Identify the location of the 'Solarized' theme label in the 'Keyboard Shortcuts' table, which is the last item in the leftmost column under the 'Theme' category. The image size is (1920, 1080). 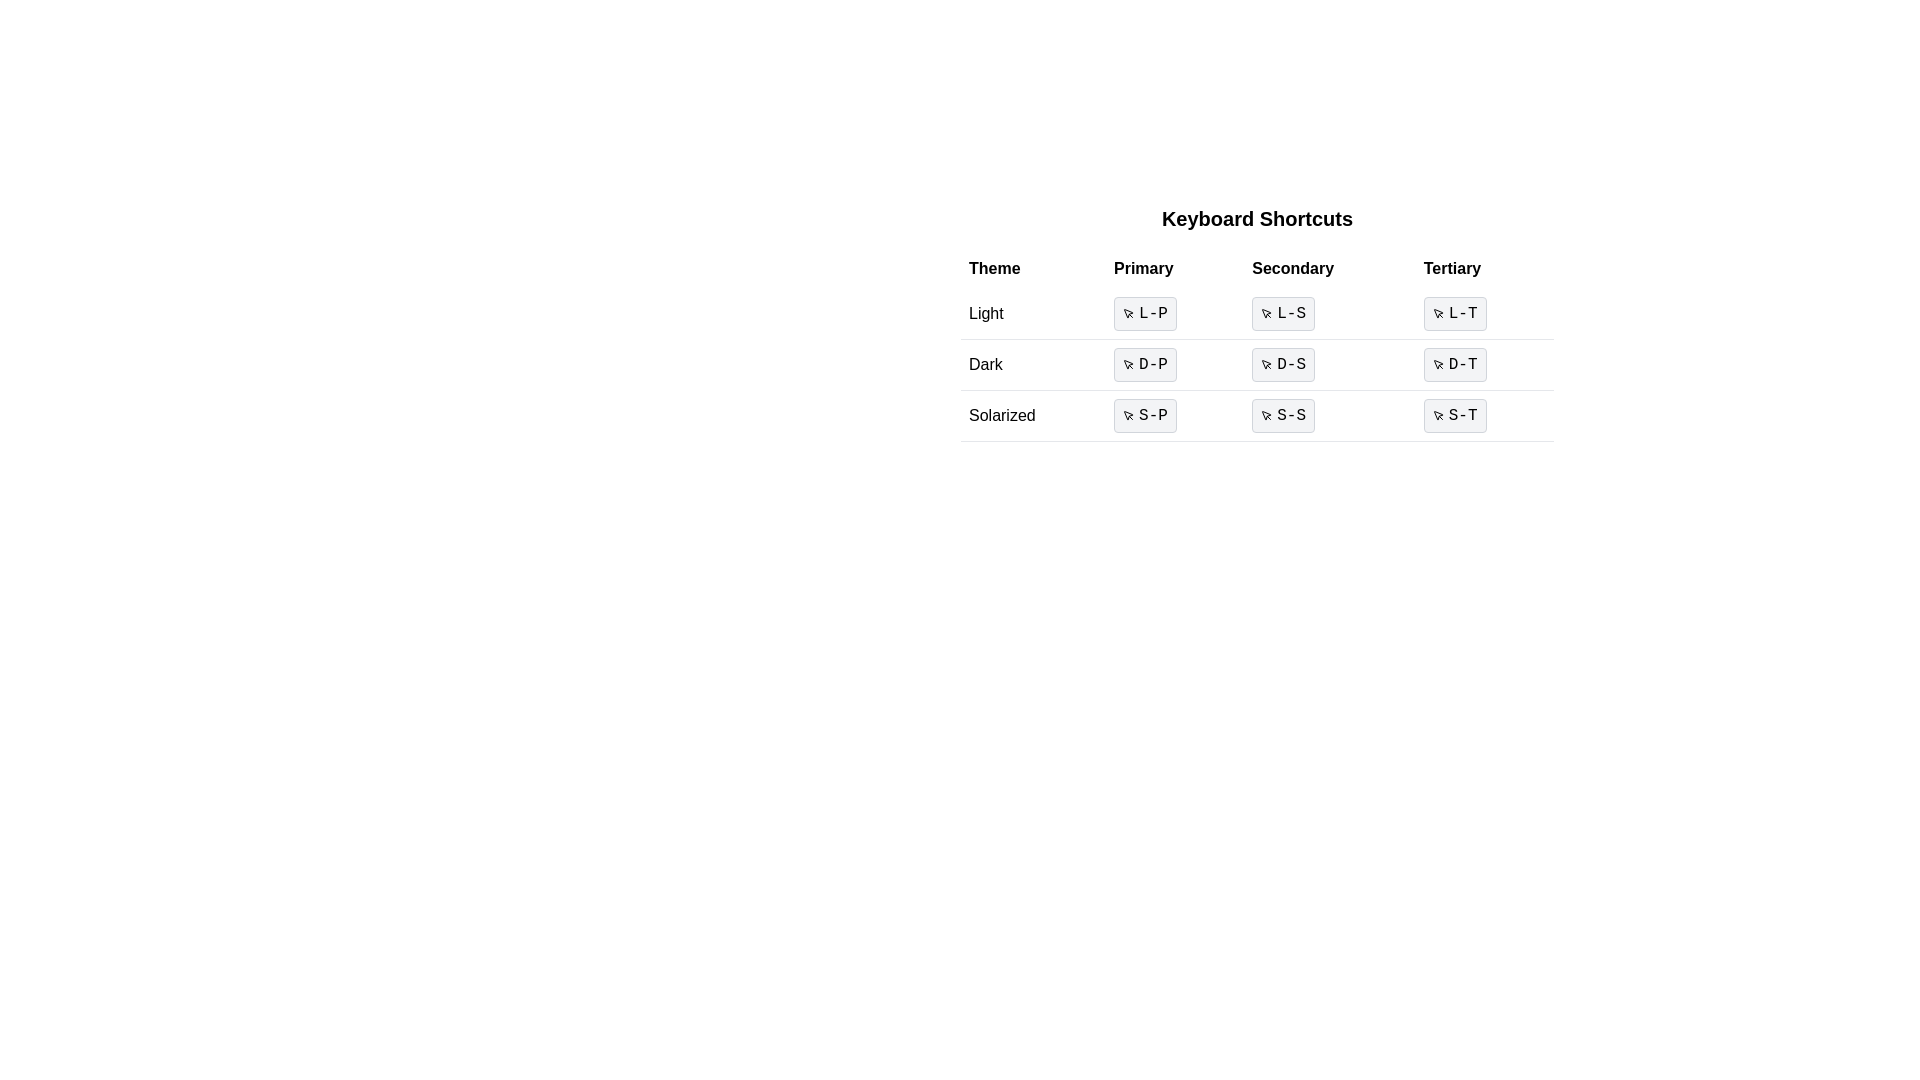
(1033, 415).